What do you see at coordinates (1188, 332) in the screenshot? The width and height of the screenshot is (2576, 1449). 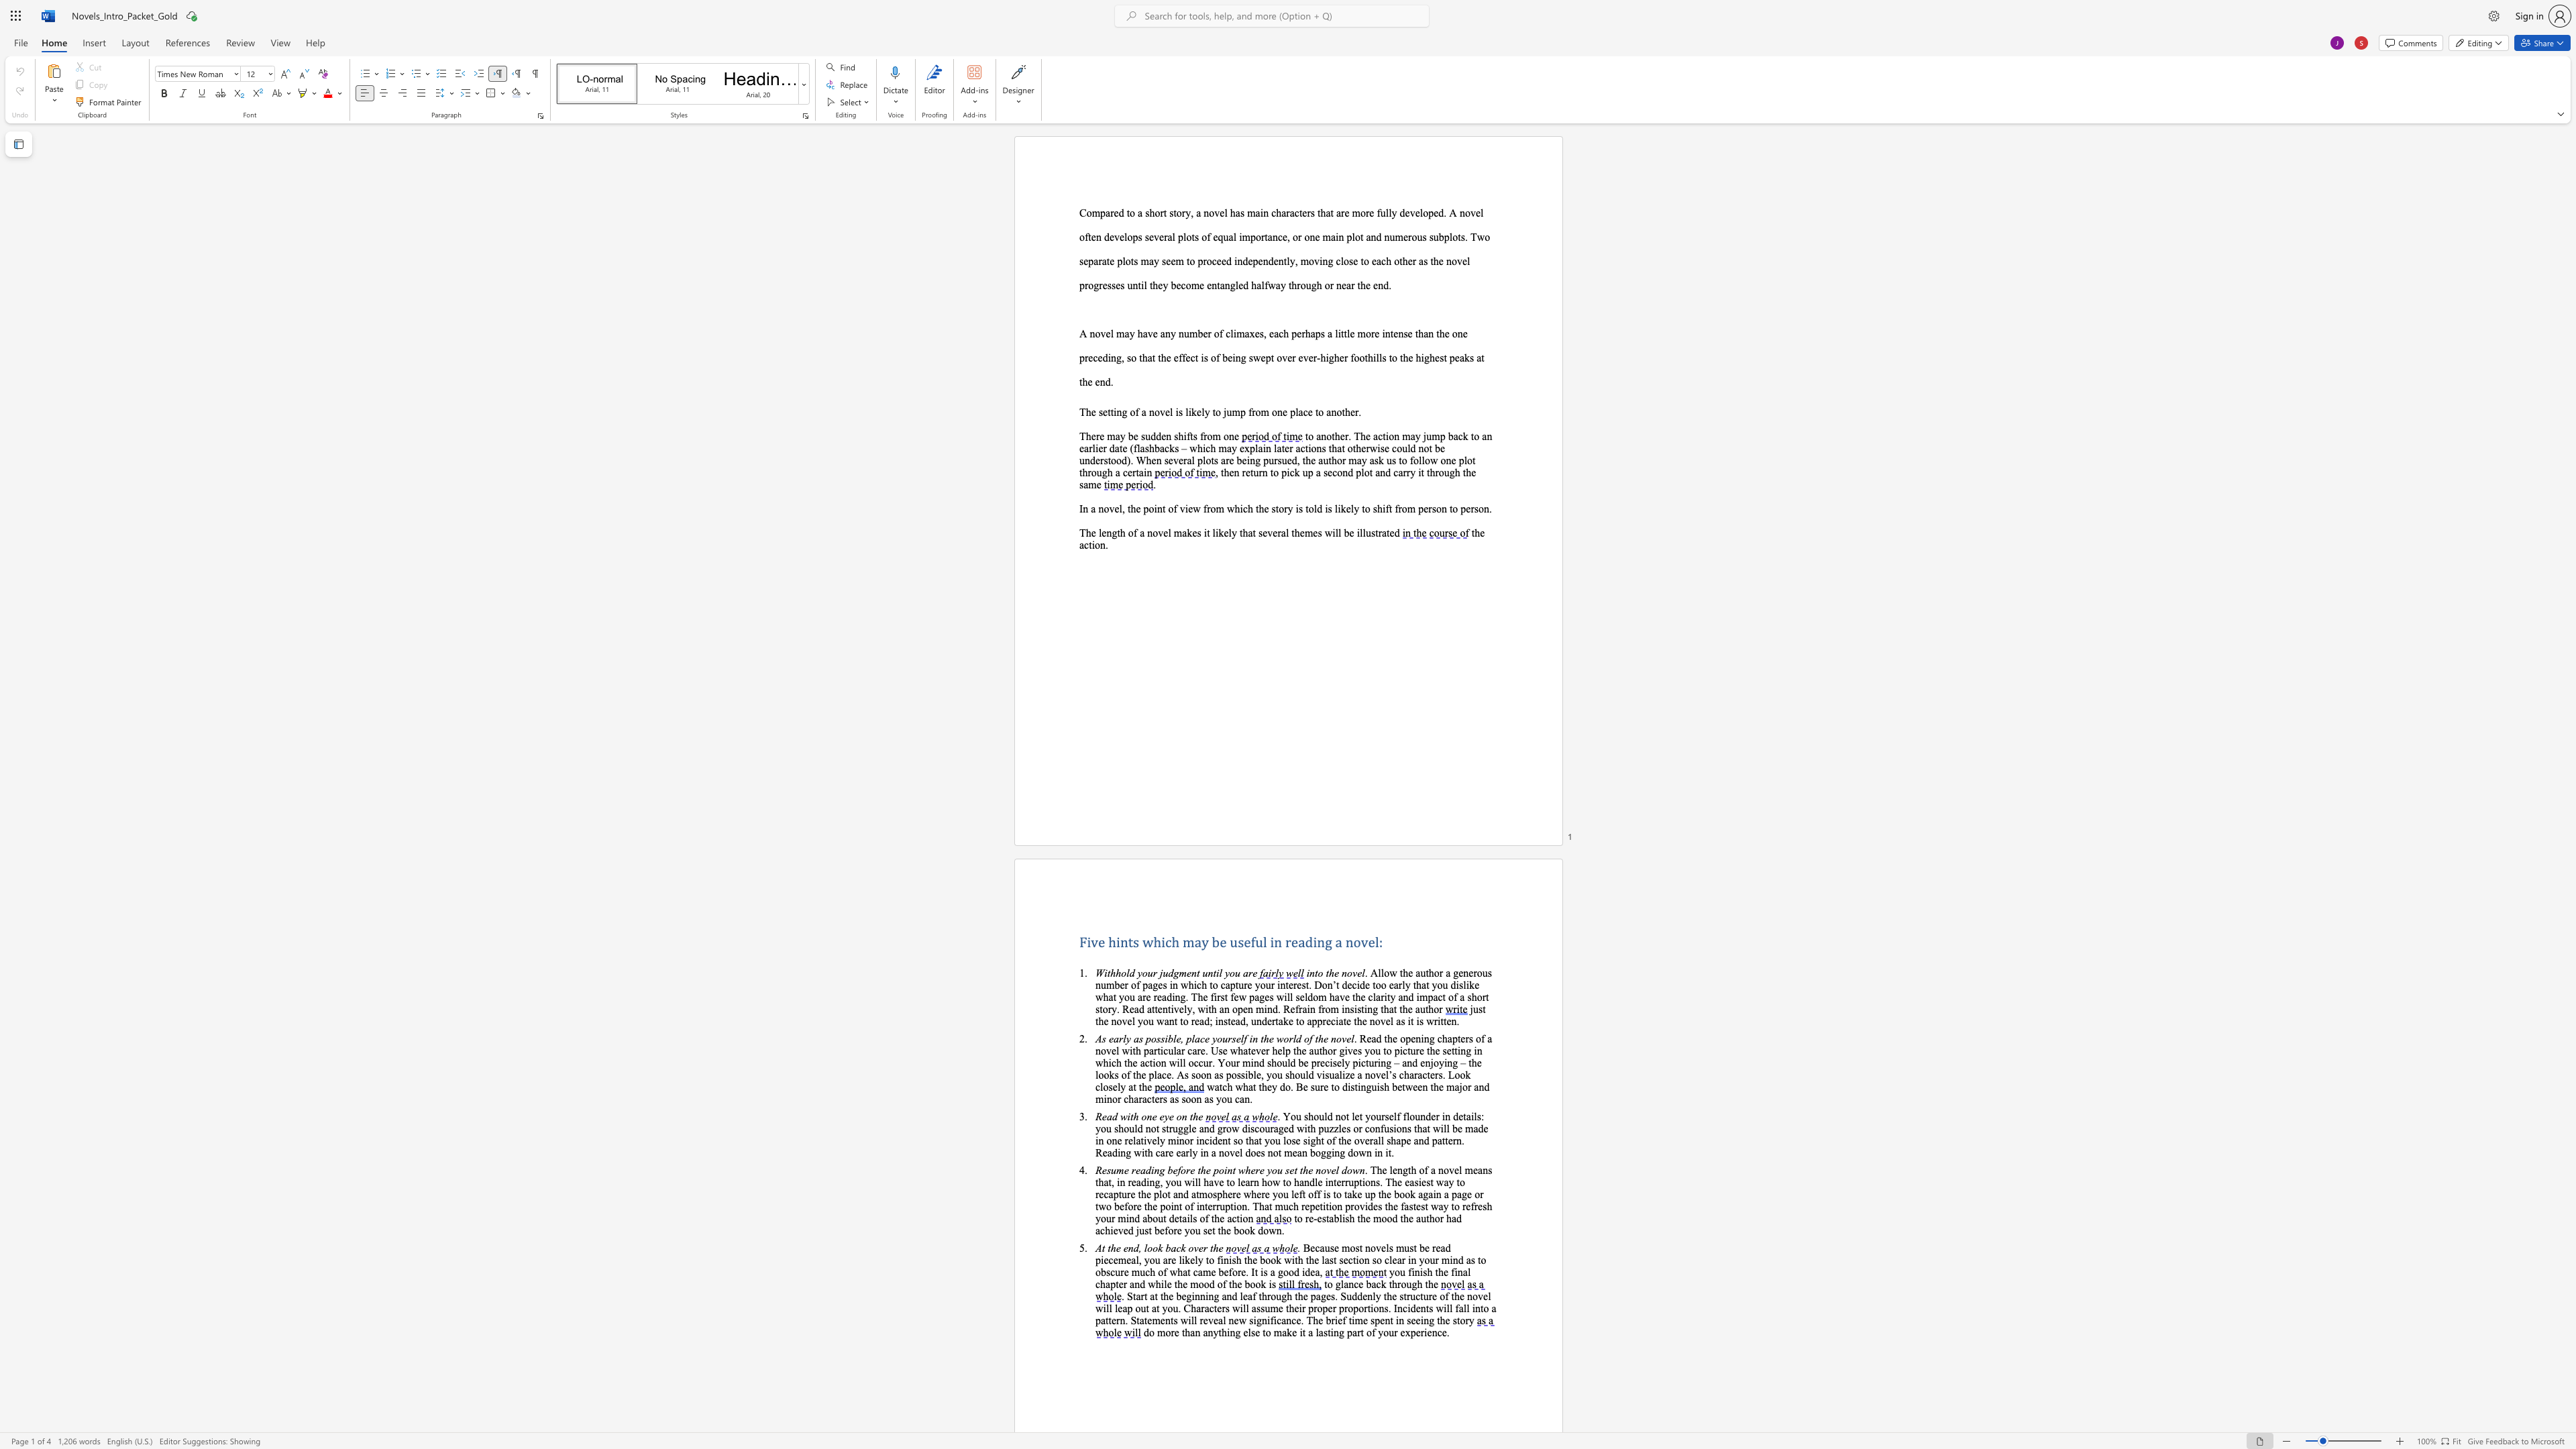 I see `the subset text "mber" within the text "A novel may have any number of climaxes, each"` at bounding box center [1188, 332].